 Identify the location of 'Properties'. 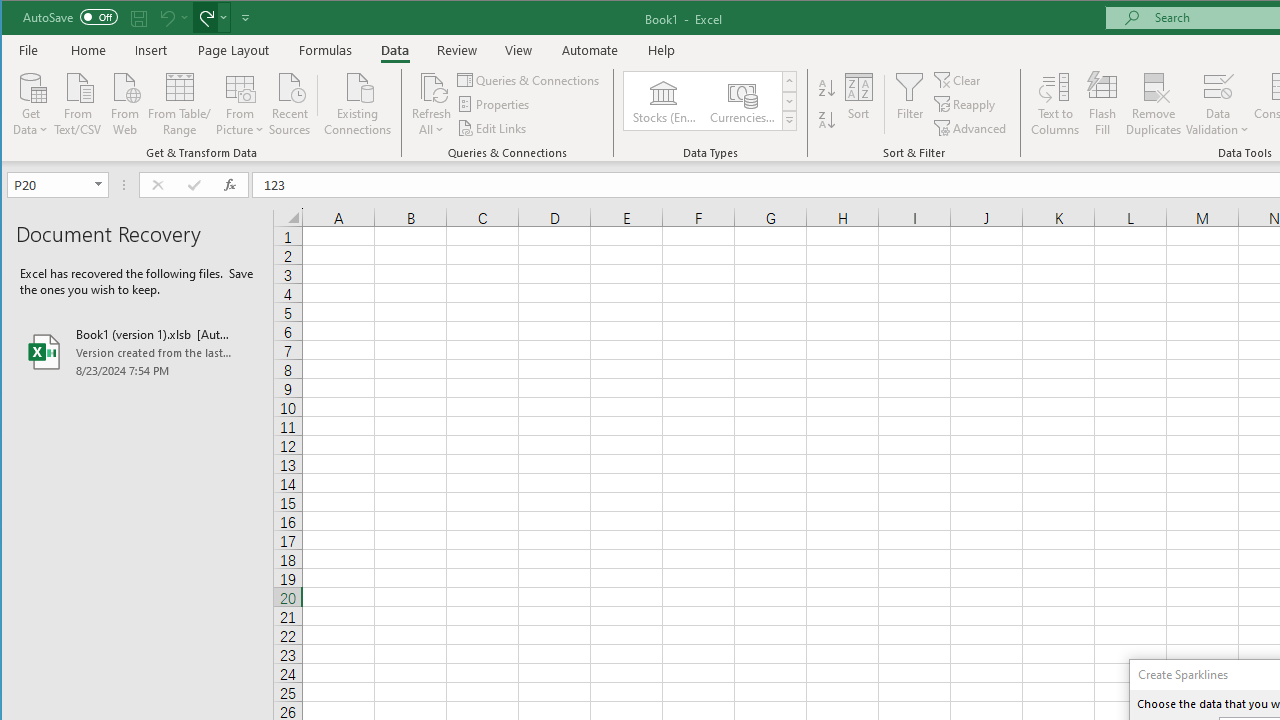
(495, 104).